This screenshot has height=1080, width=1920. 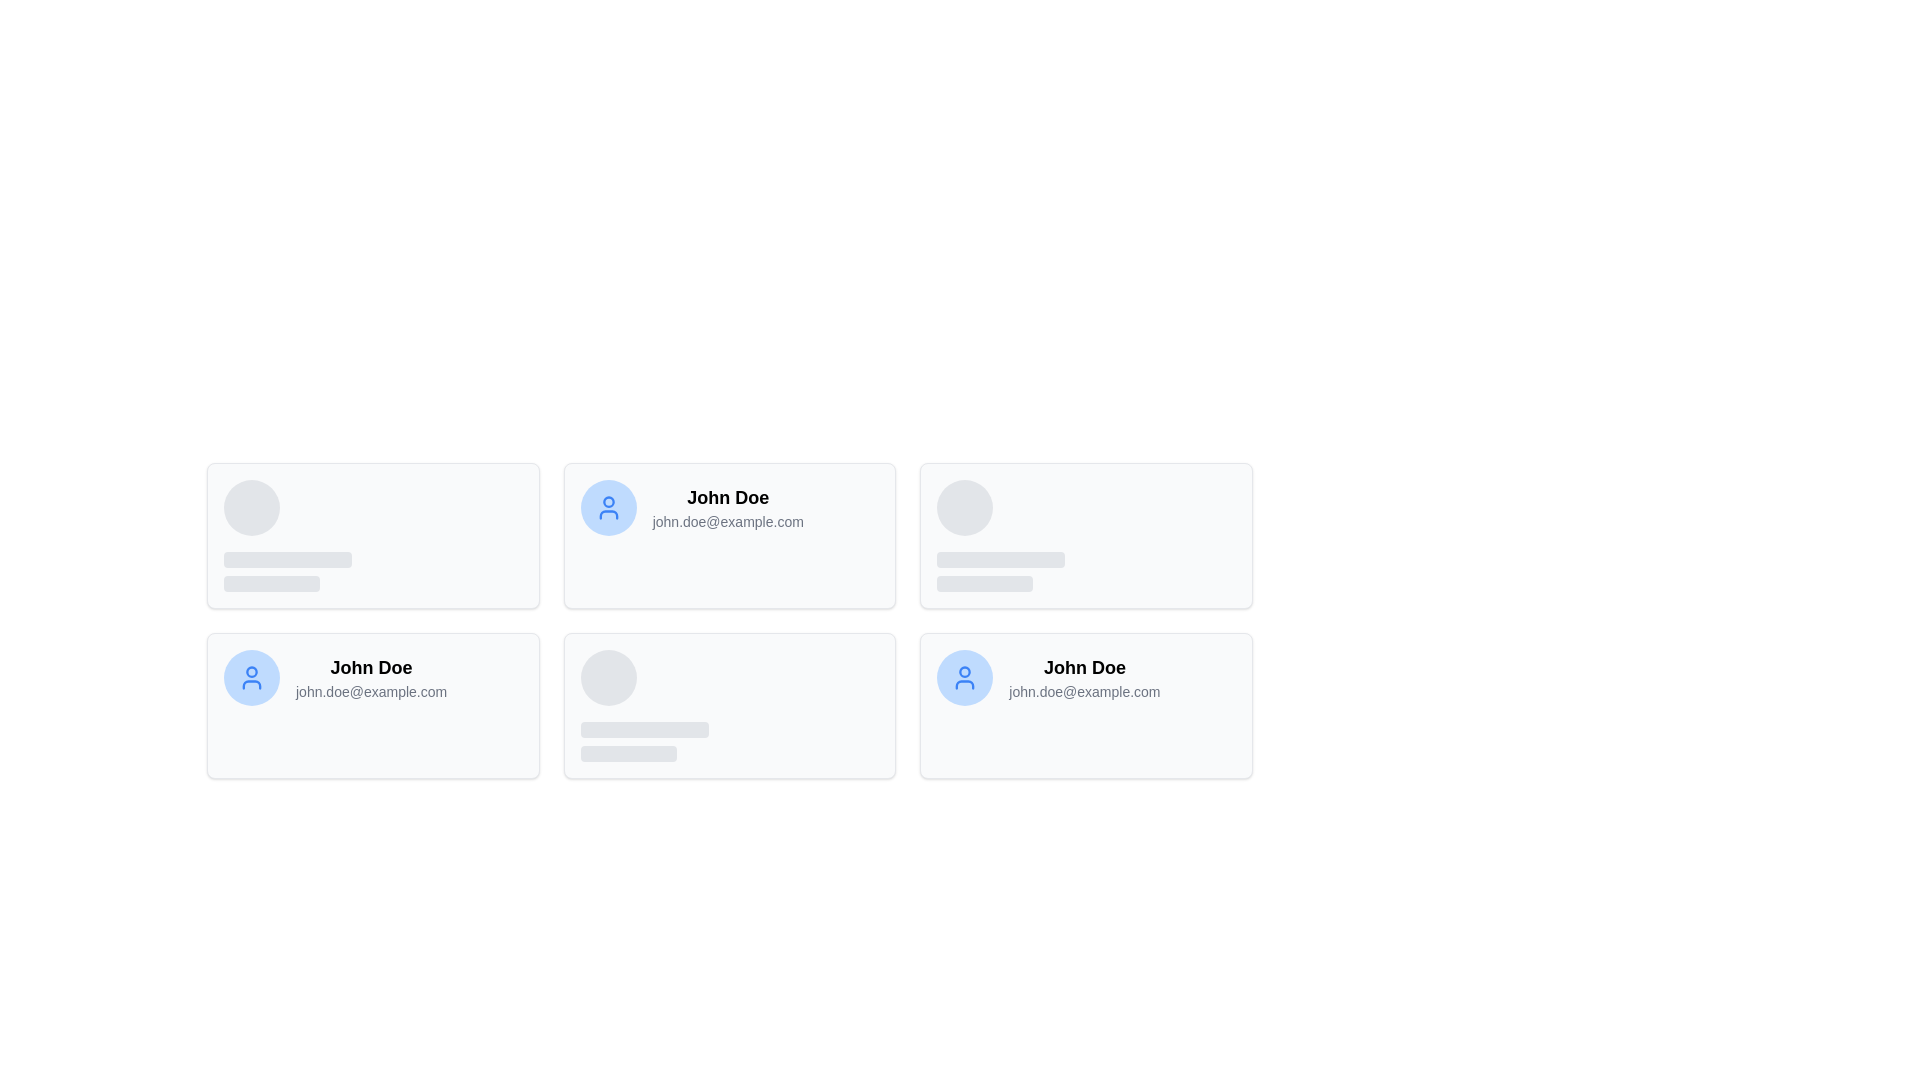 I want to click on the loading placeholder located in the bottom-middle card of a six-card grid layout, which indicates where content will appear once loaded, so click(x=644, y=741).